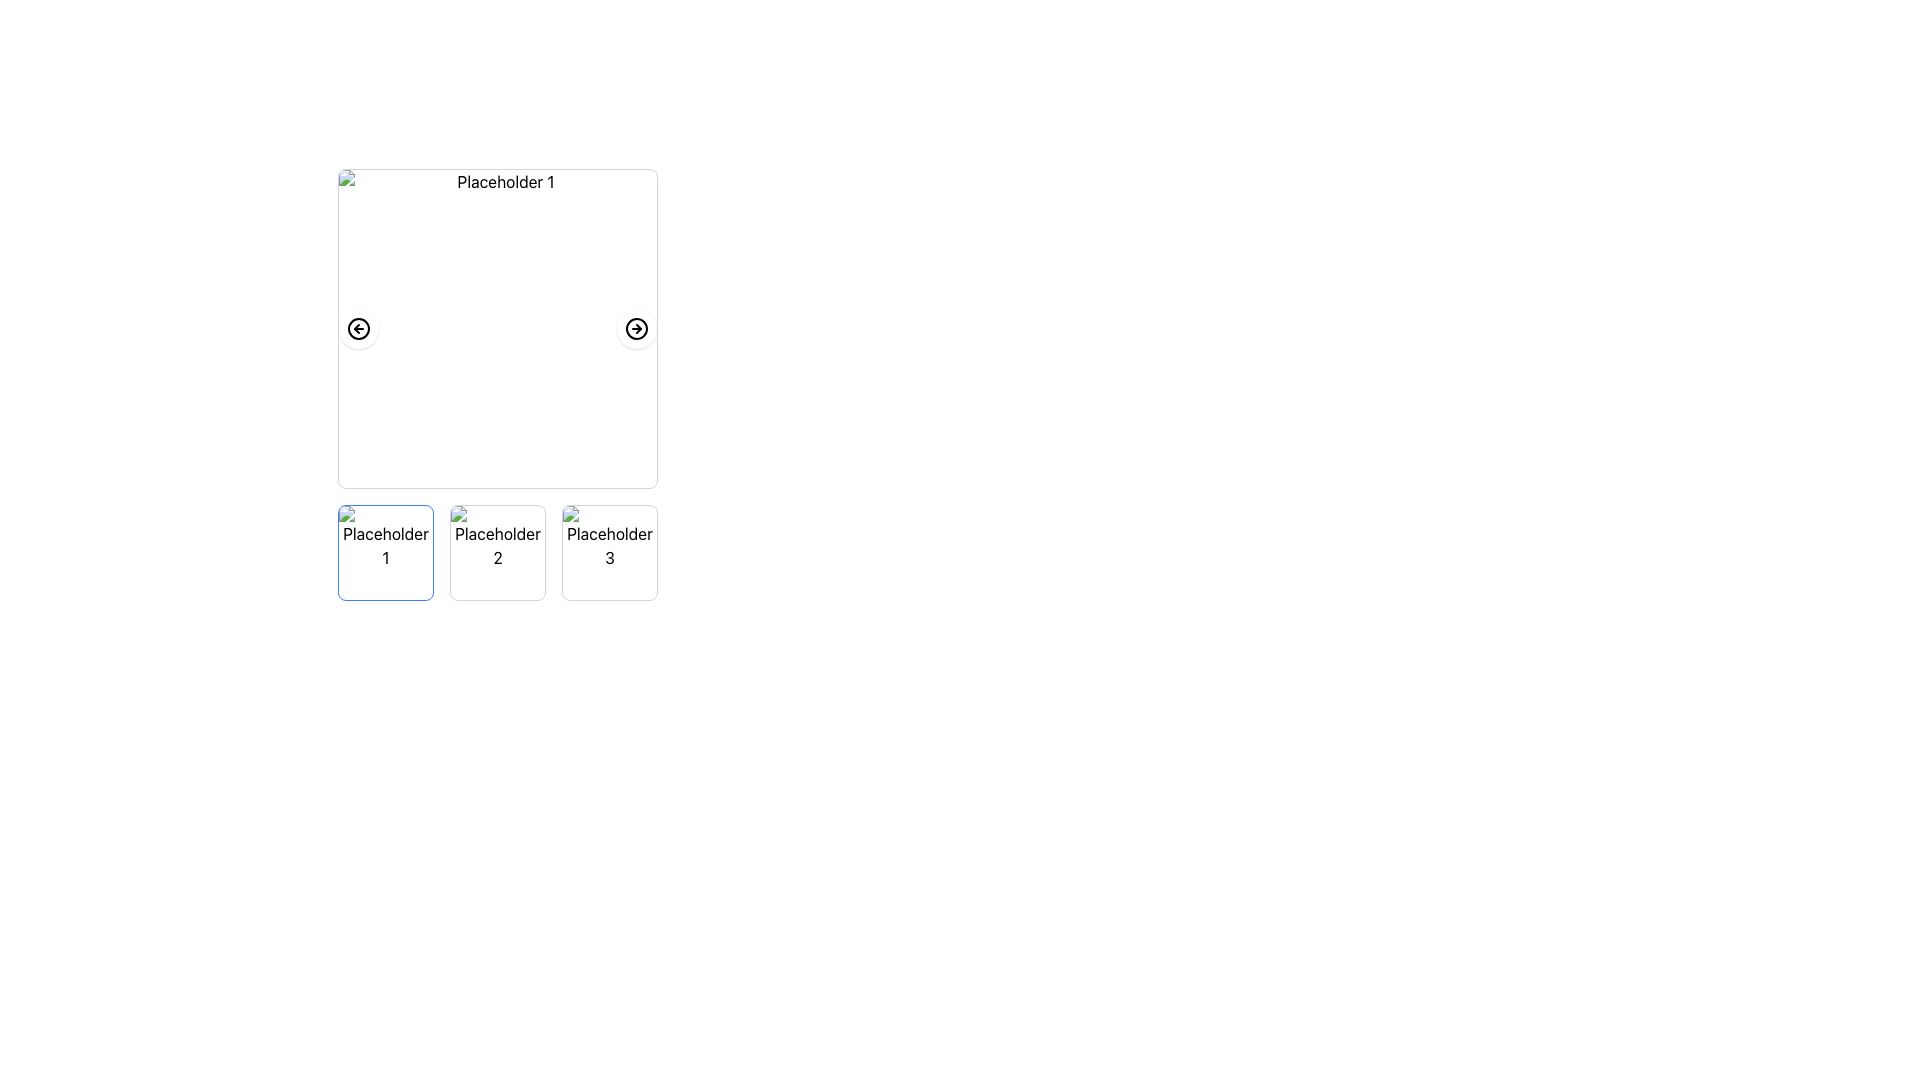 The width and height of the screenshot is (1920, 1080). What do you see at coordinates (359, 327) in the screenshot?
I see `the circular button with a white background and black inward-pointing left arrow, located to the left of the item titled 'Placeholder 1'` at bounding box center [359, 327].